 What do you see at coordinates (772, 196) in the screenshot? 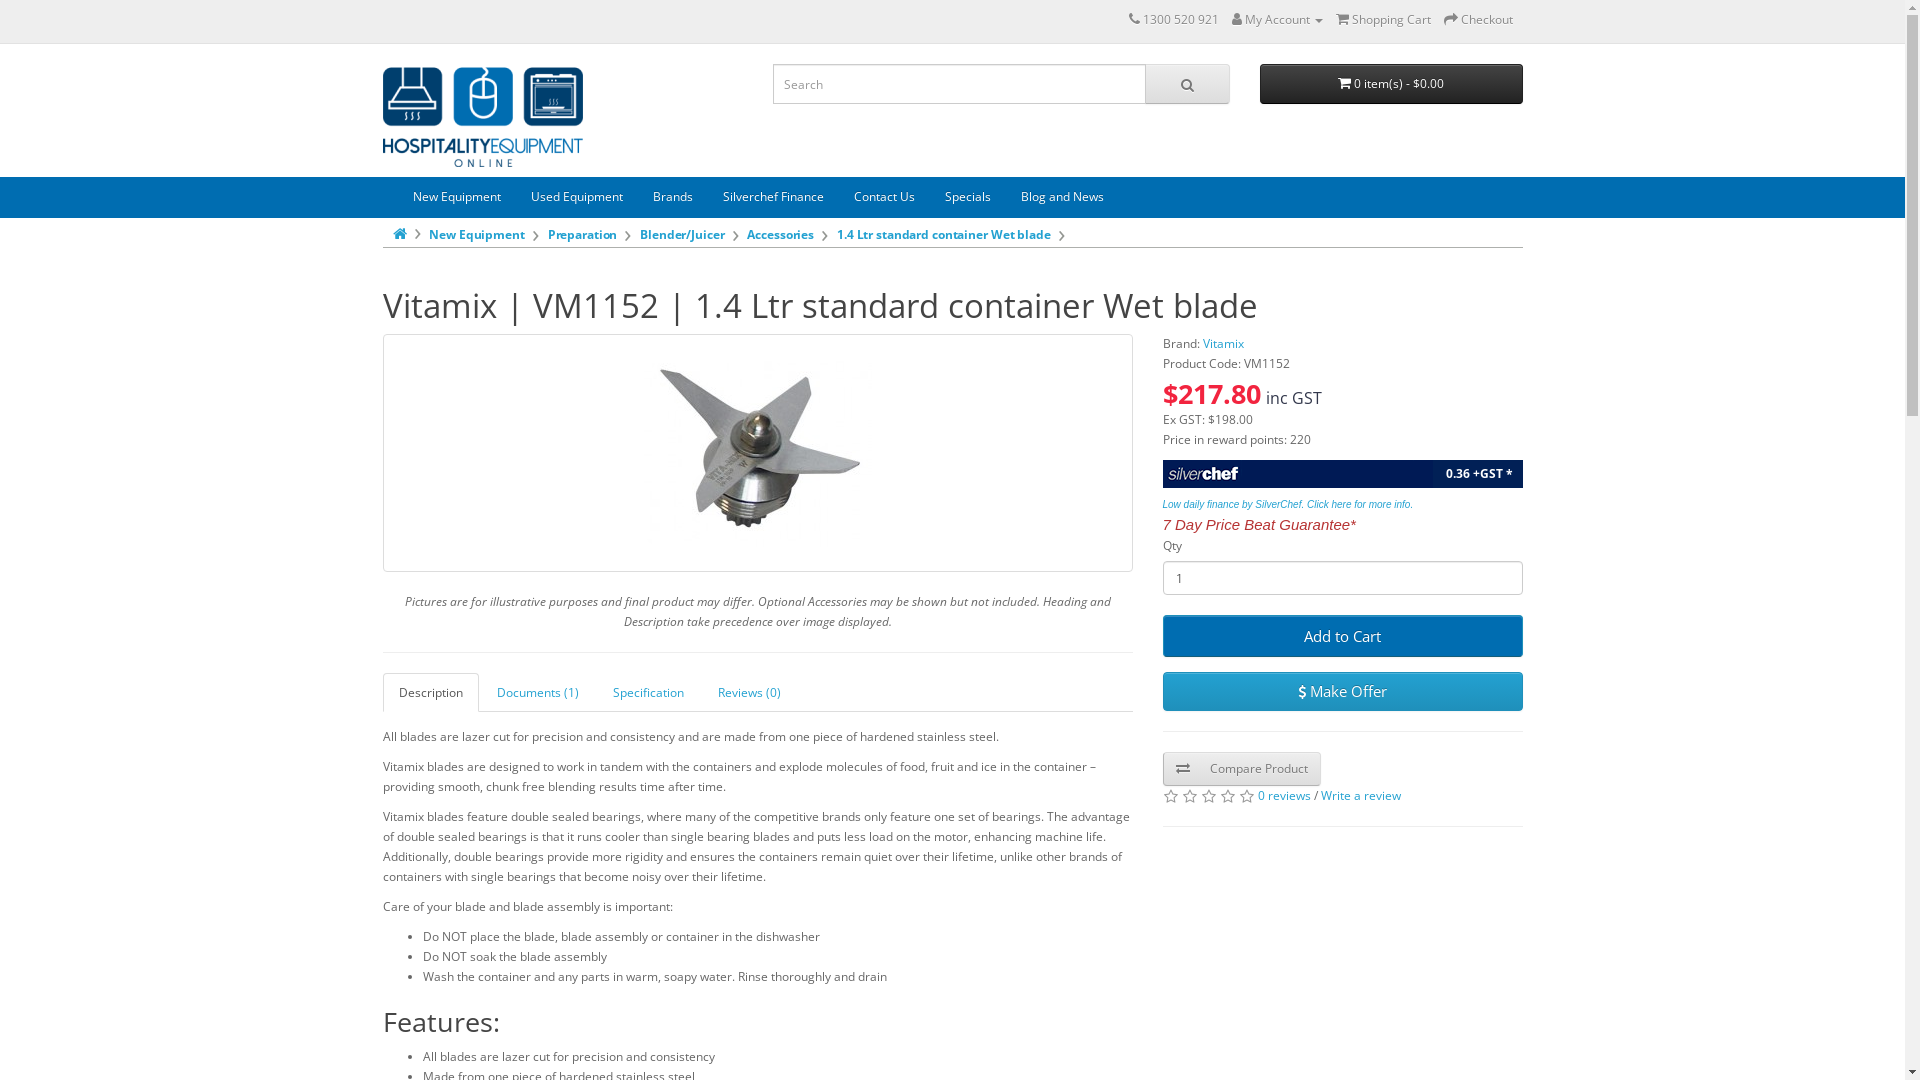
I see `'Silverchef Finance'` at bounding box center [772, 196].